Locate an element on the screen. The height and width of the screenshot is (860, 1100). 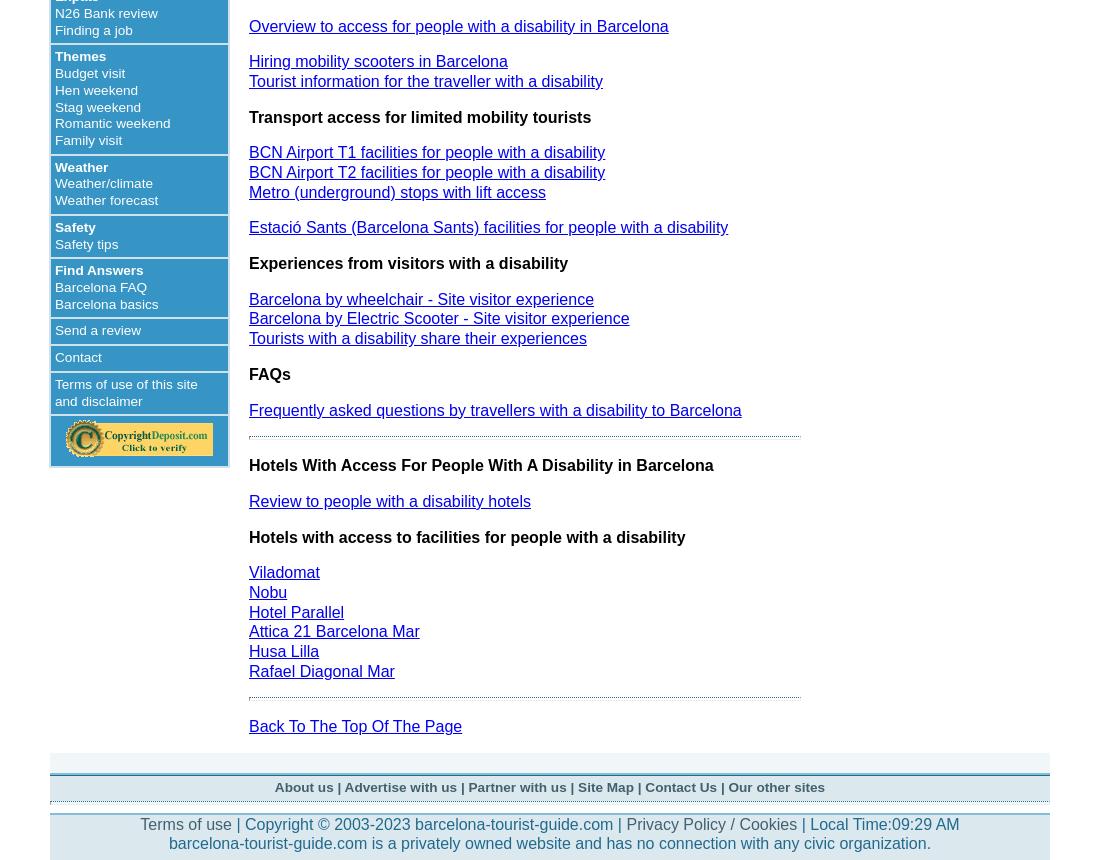
'FAQs' is located at coordinates (269, 373).